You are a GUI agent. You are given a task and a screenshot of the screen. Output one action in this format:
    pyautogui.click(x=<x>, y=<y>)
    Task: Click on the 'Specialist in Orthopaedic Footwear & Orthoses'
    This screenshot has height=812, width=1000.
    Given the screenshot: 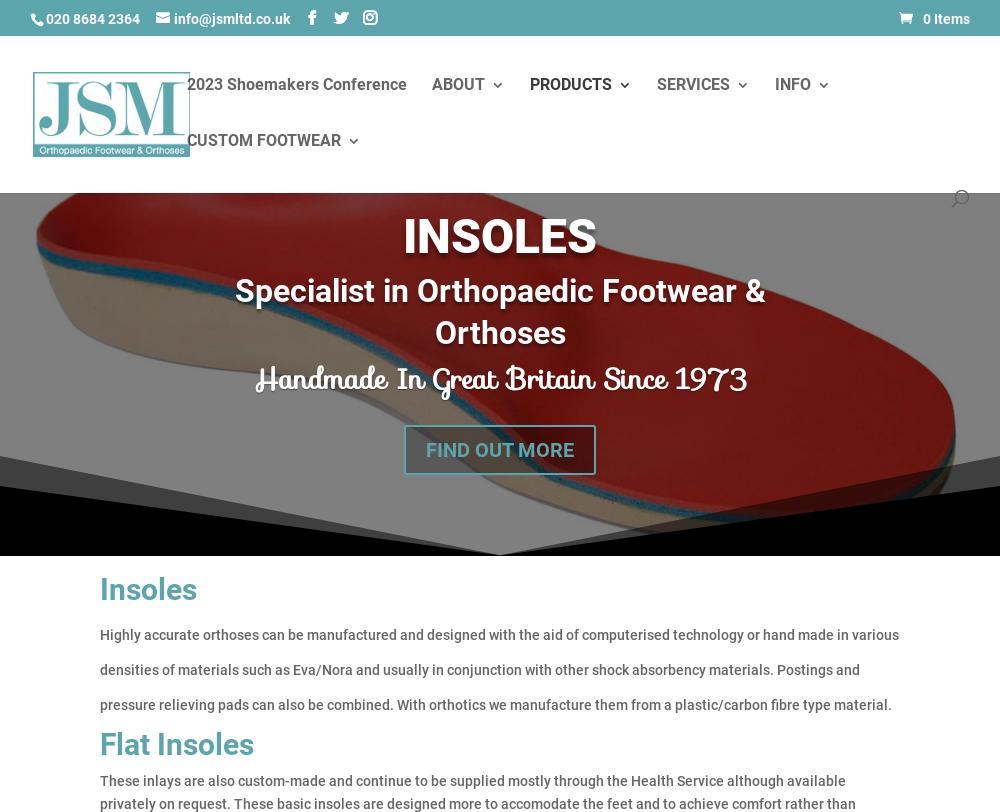 What is the action you would take?
    pyautogui.click(x=498, y=311)
    